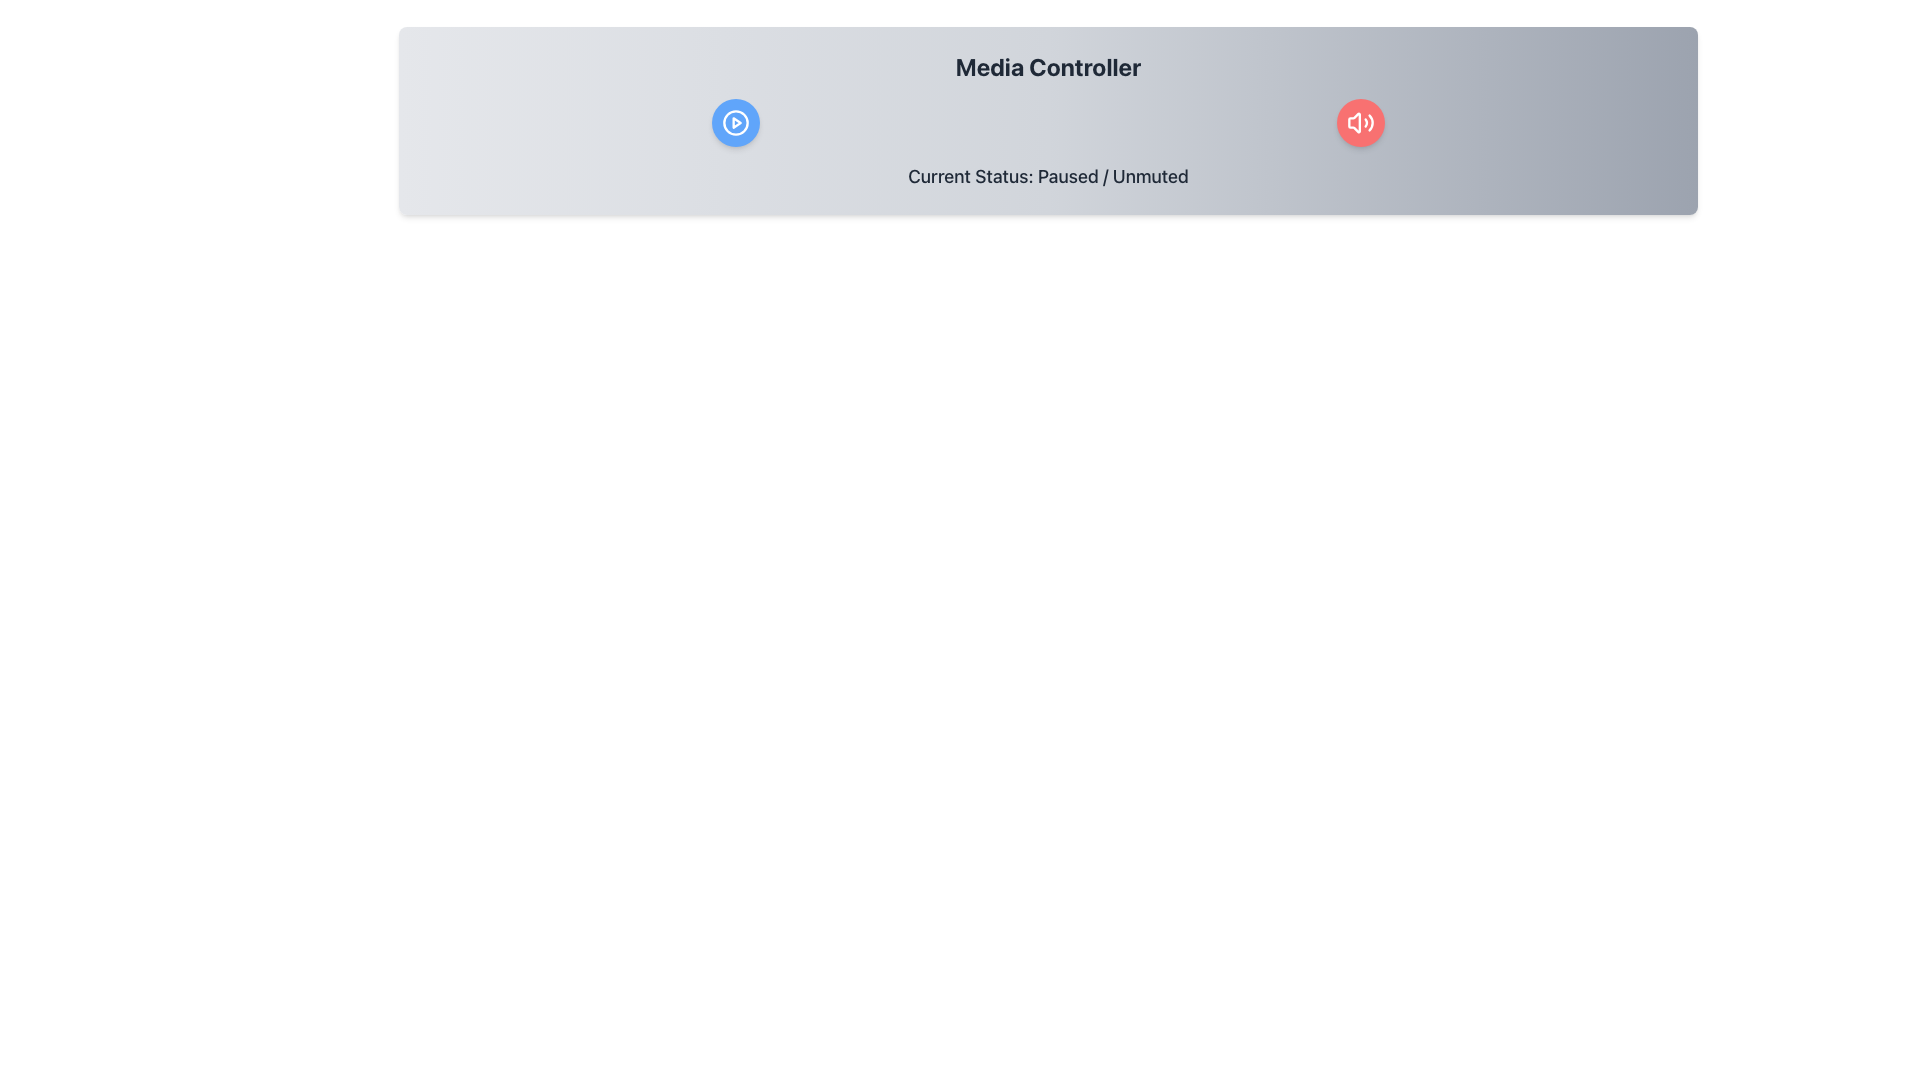 This screenshot has height=1080, width=1920. Describe the element at coordinates (735, 123) in the screenshot. I see `the Play icon located at the center of the circular button on the left side of the toolbar to initiate media playback` at that location.